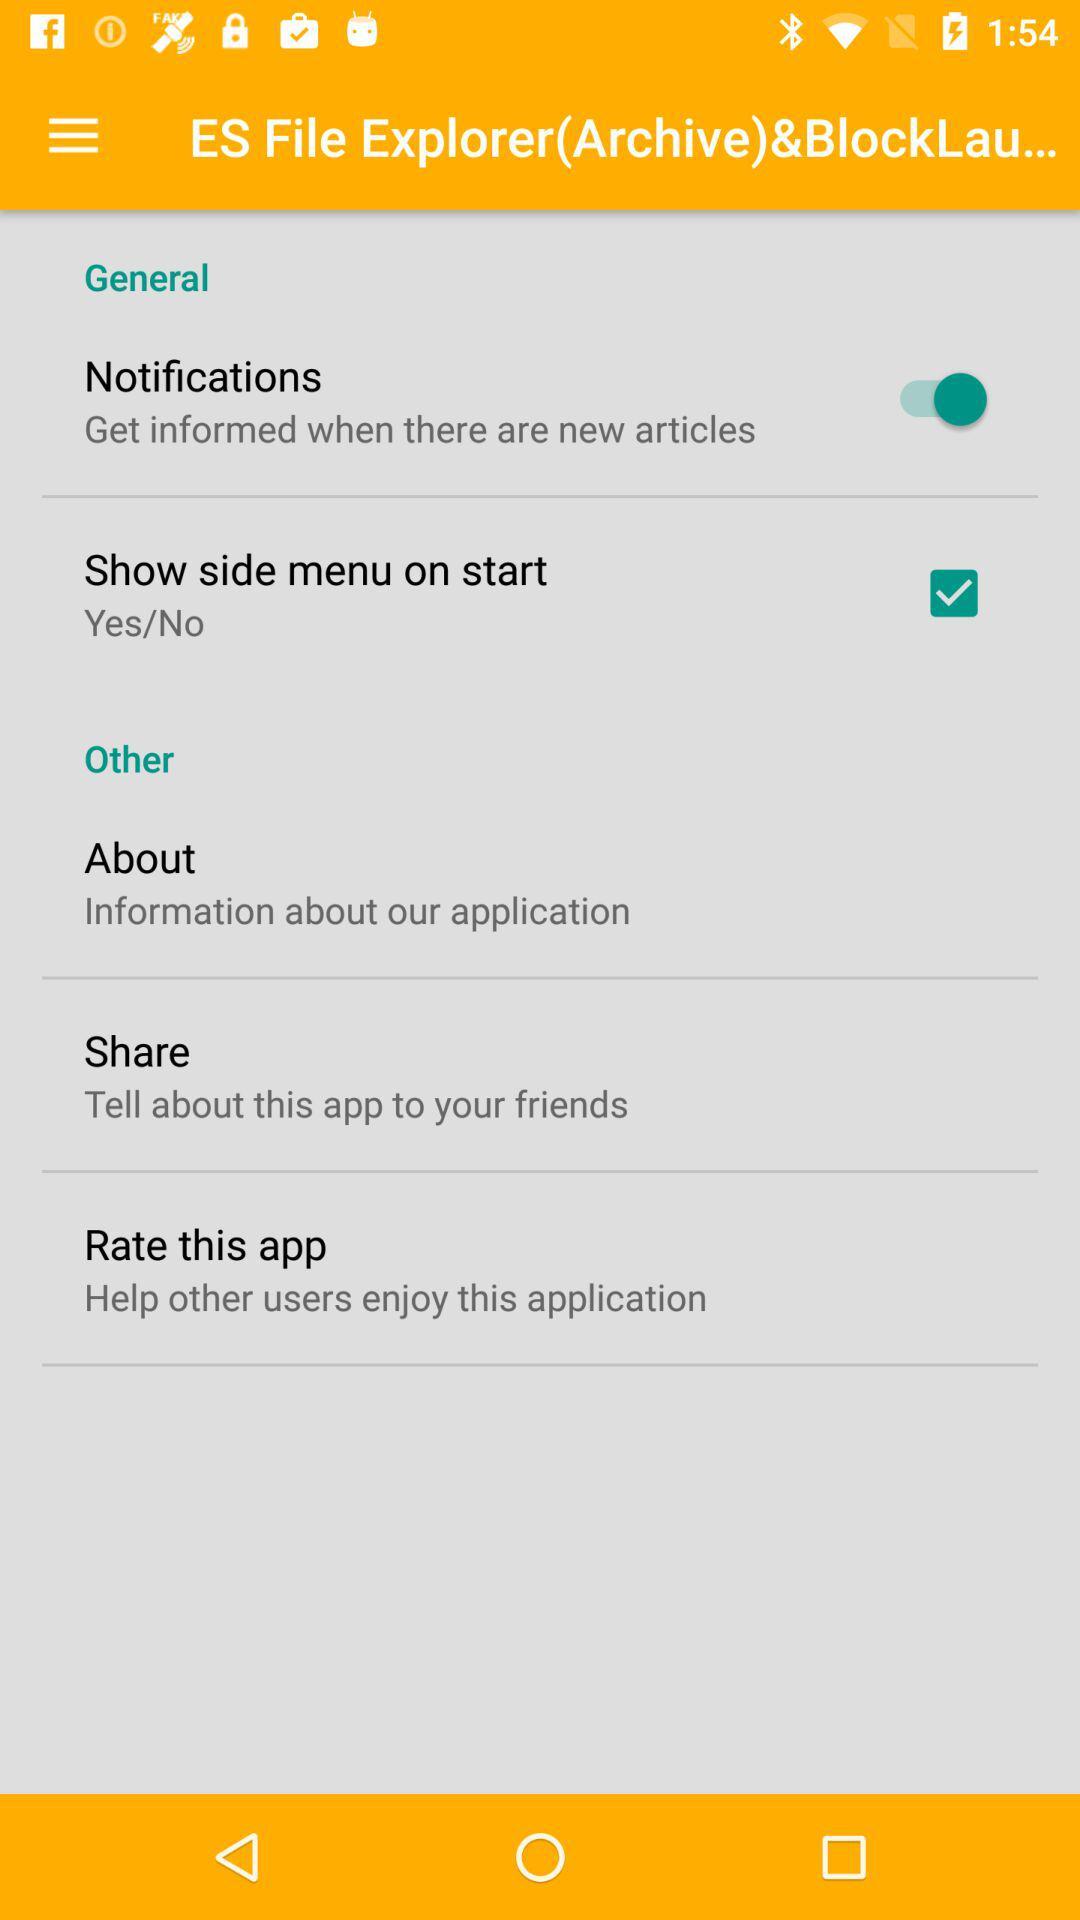  Describe the element at coordinates (356, 908) in the screenshot. I see `the information about our item` at that location.